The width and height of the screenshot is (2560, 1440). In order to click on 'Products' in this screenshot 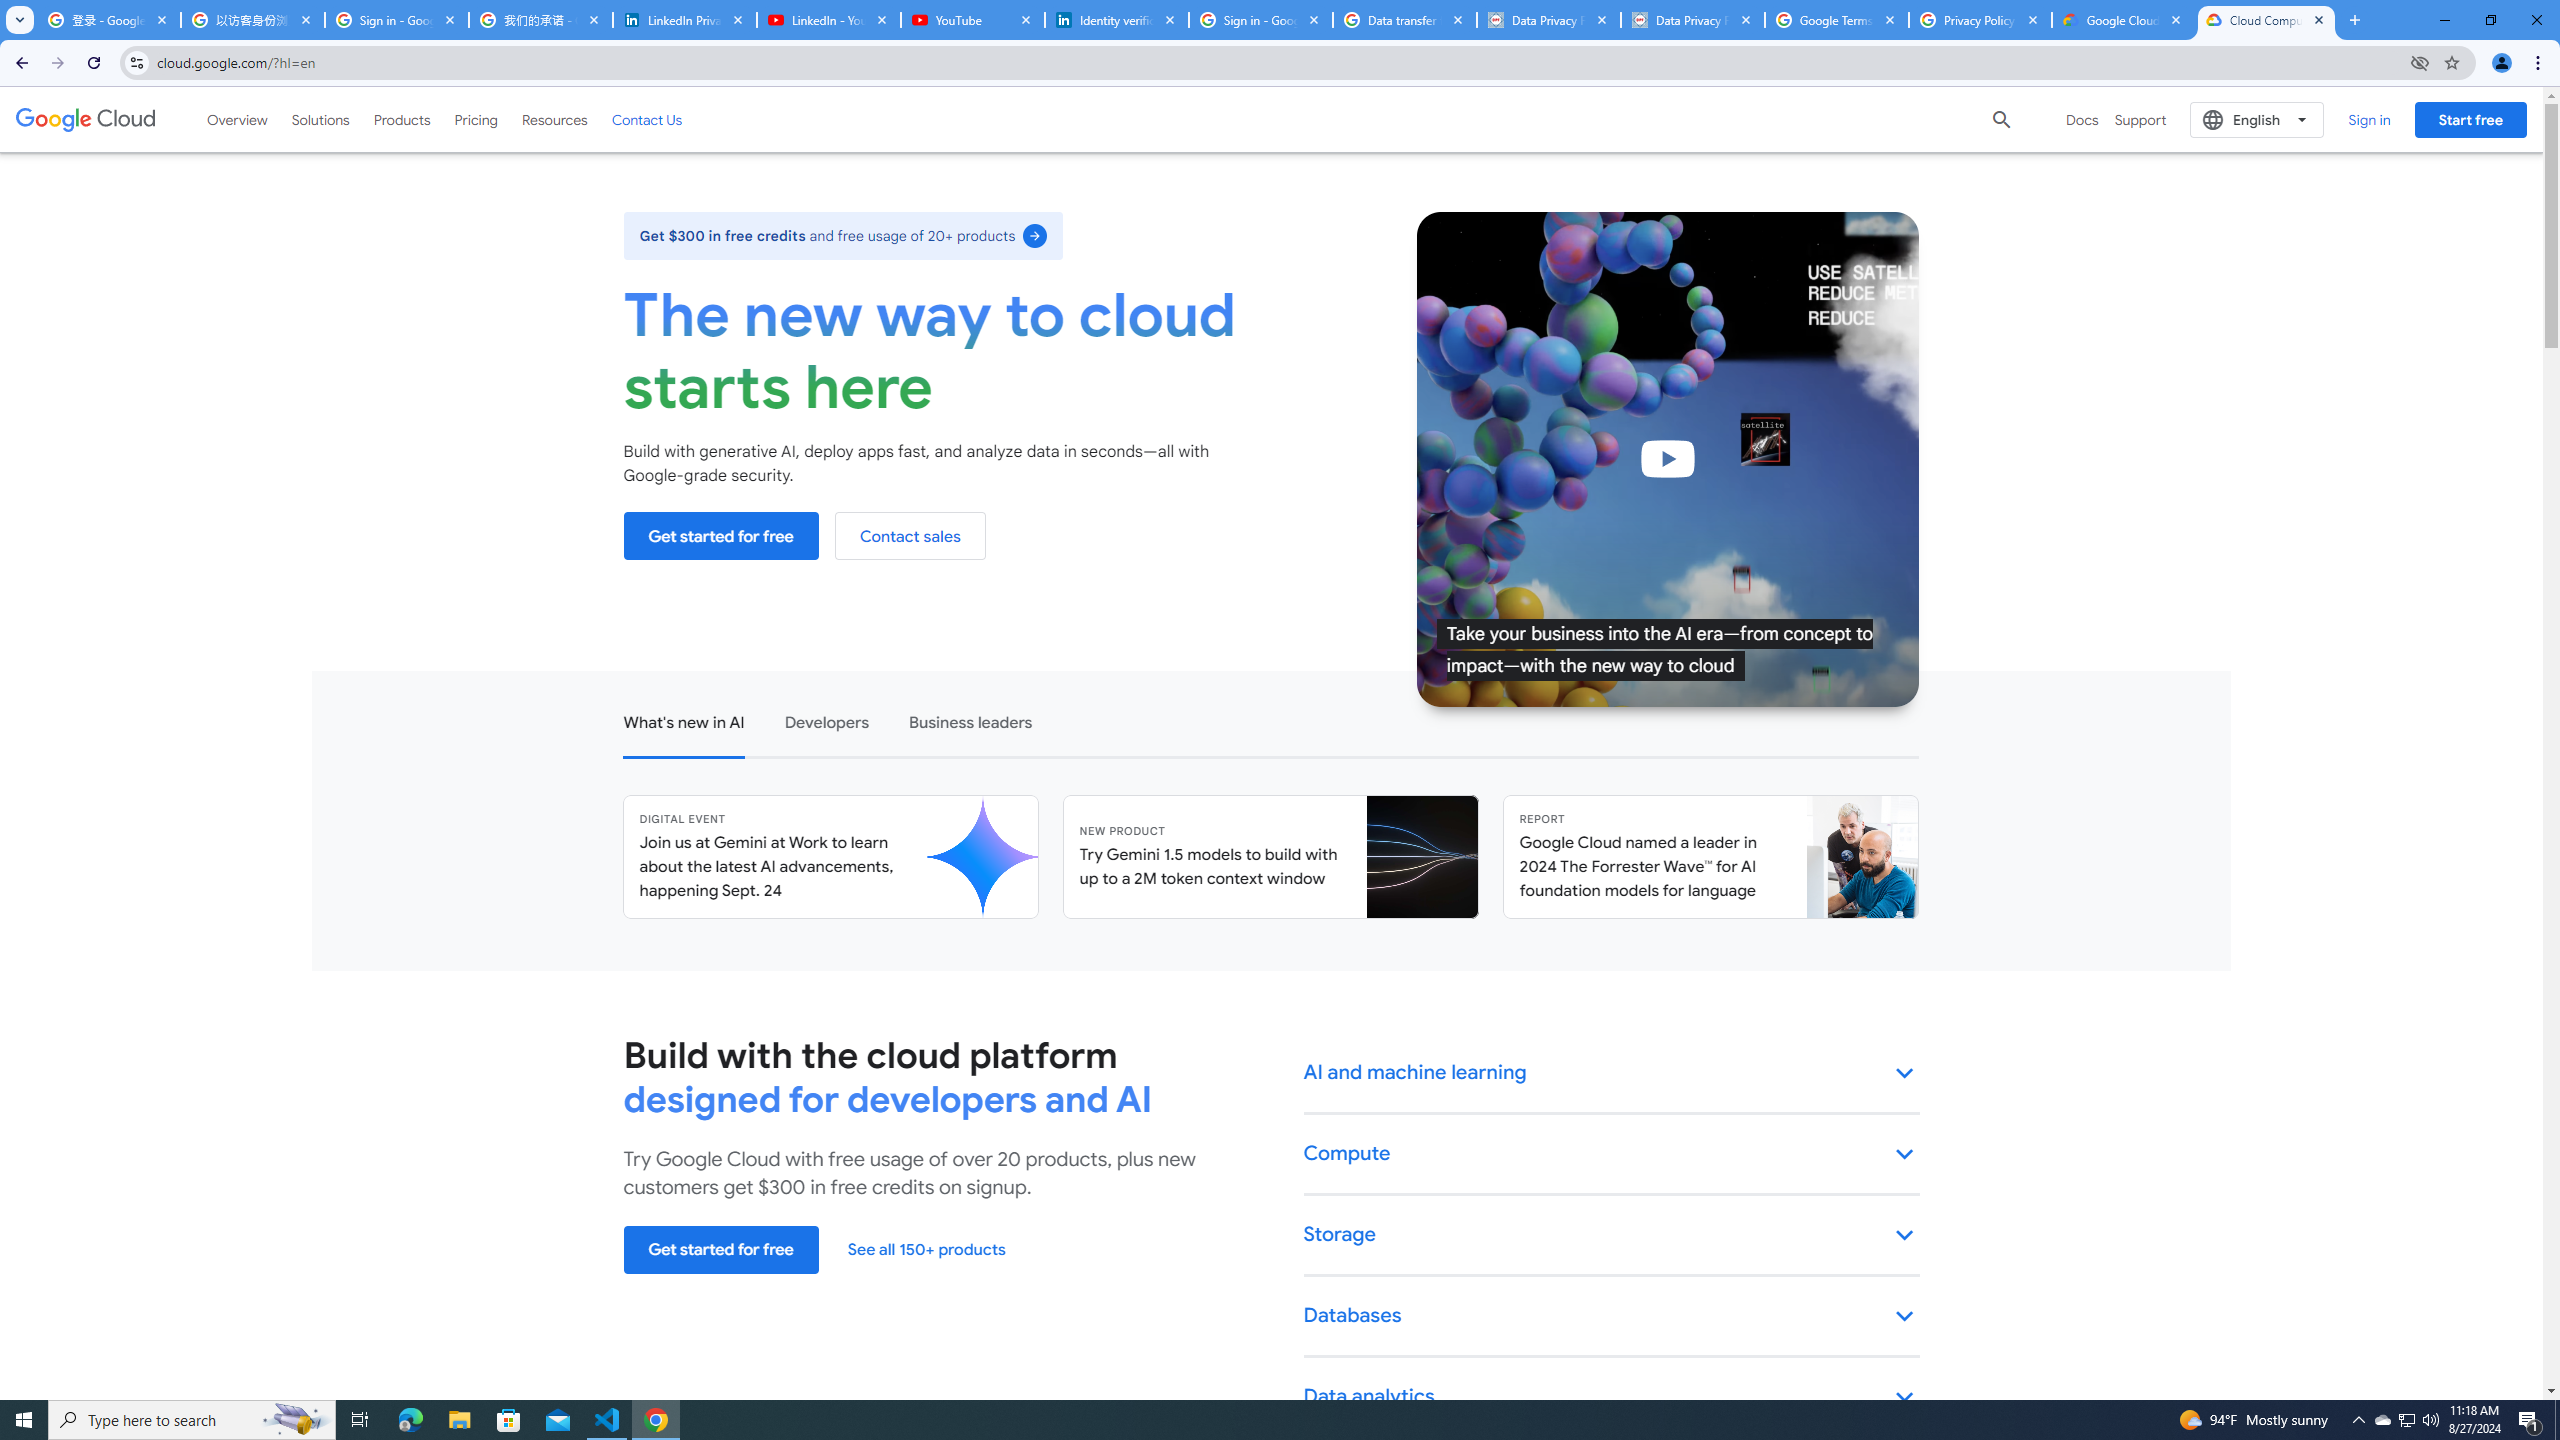, I will do `click(400, 118)`.